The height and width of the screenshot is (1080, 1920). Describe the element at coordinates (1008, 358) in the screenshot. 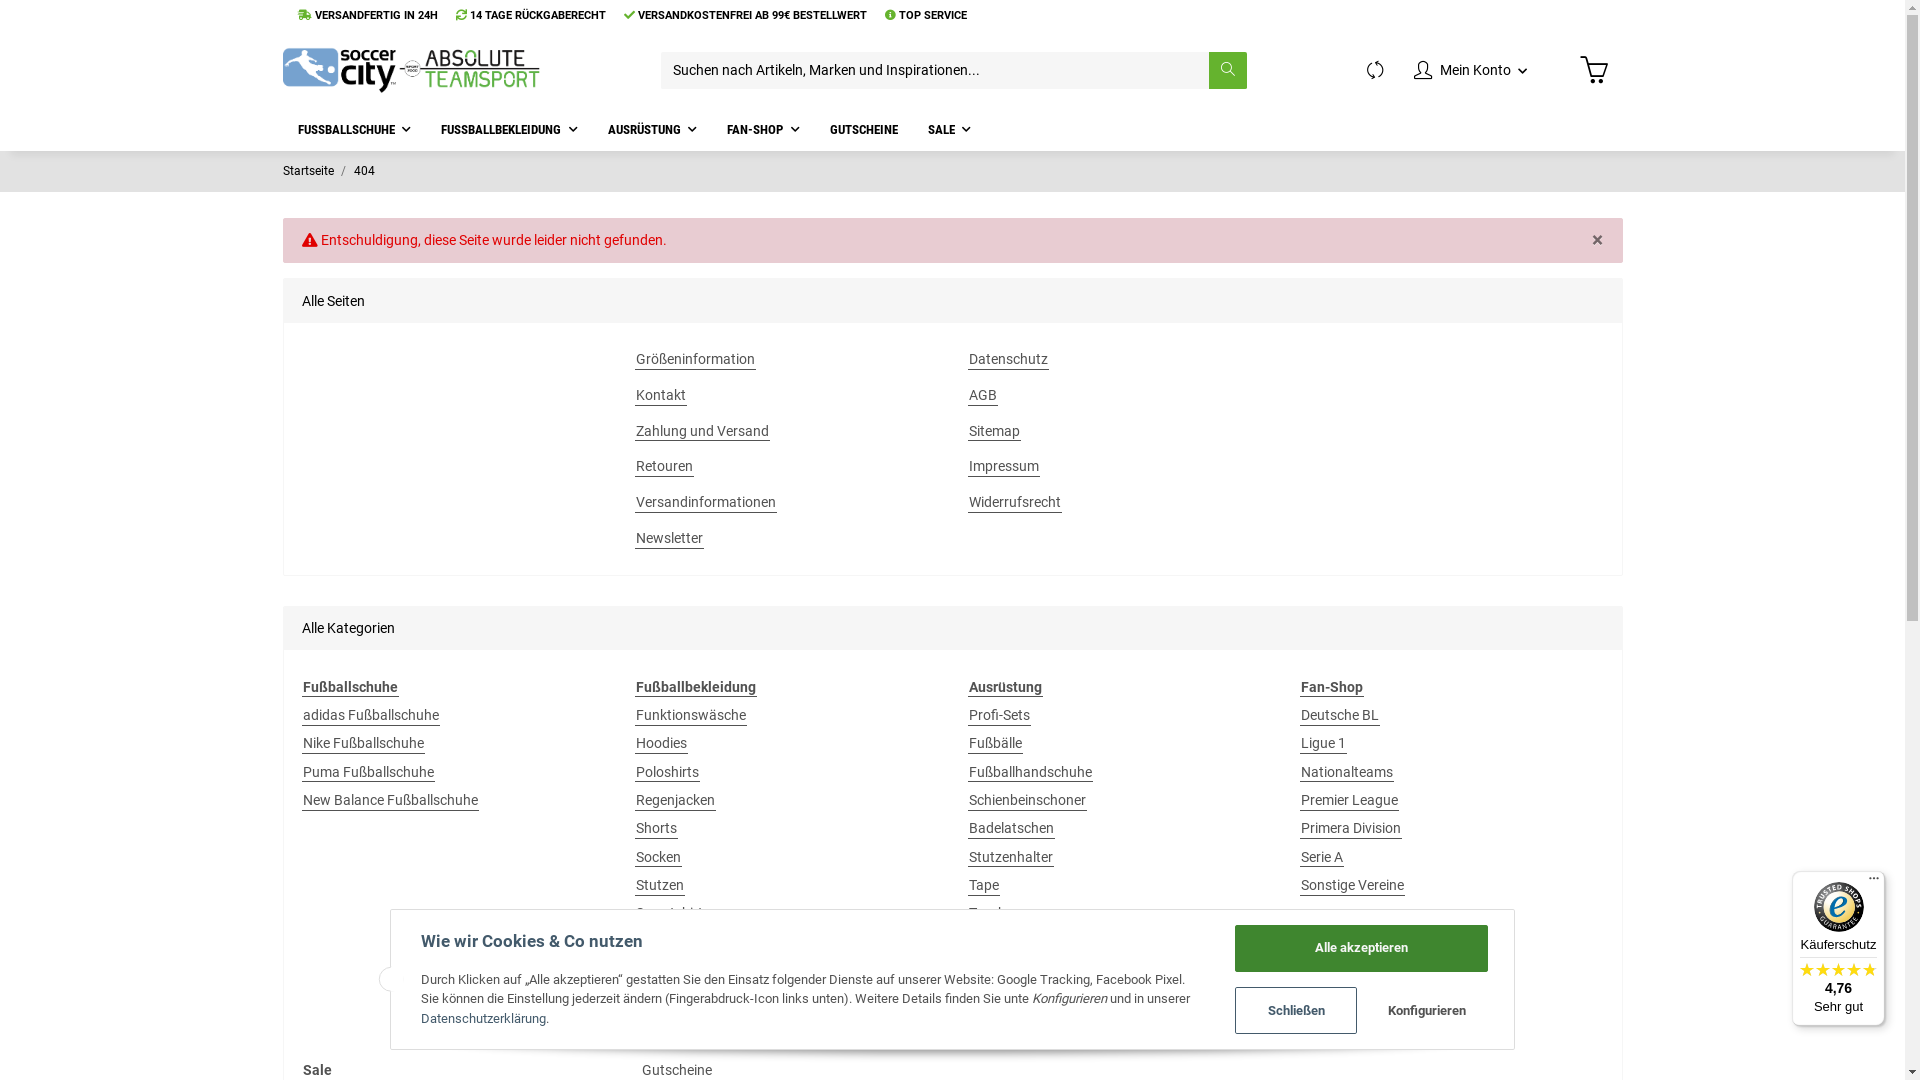

I see `'Datenschutz'` at that location.